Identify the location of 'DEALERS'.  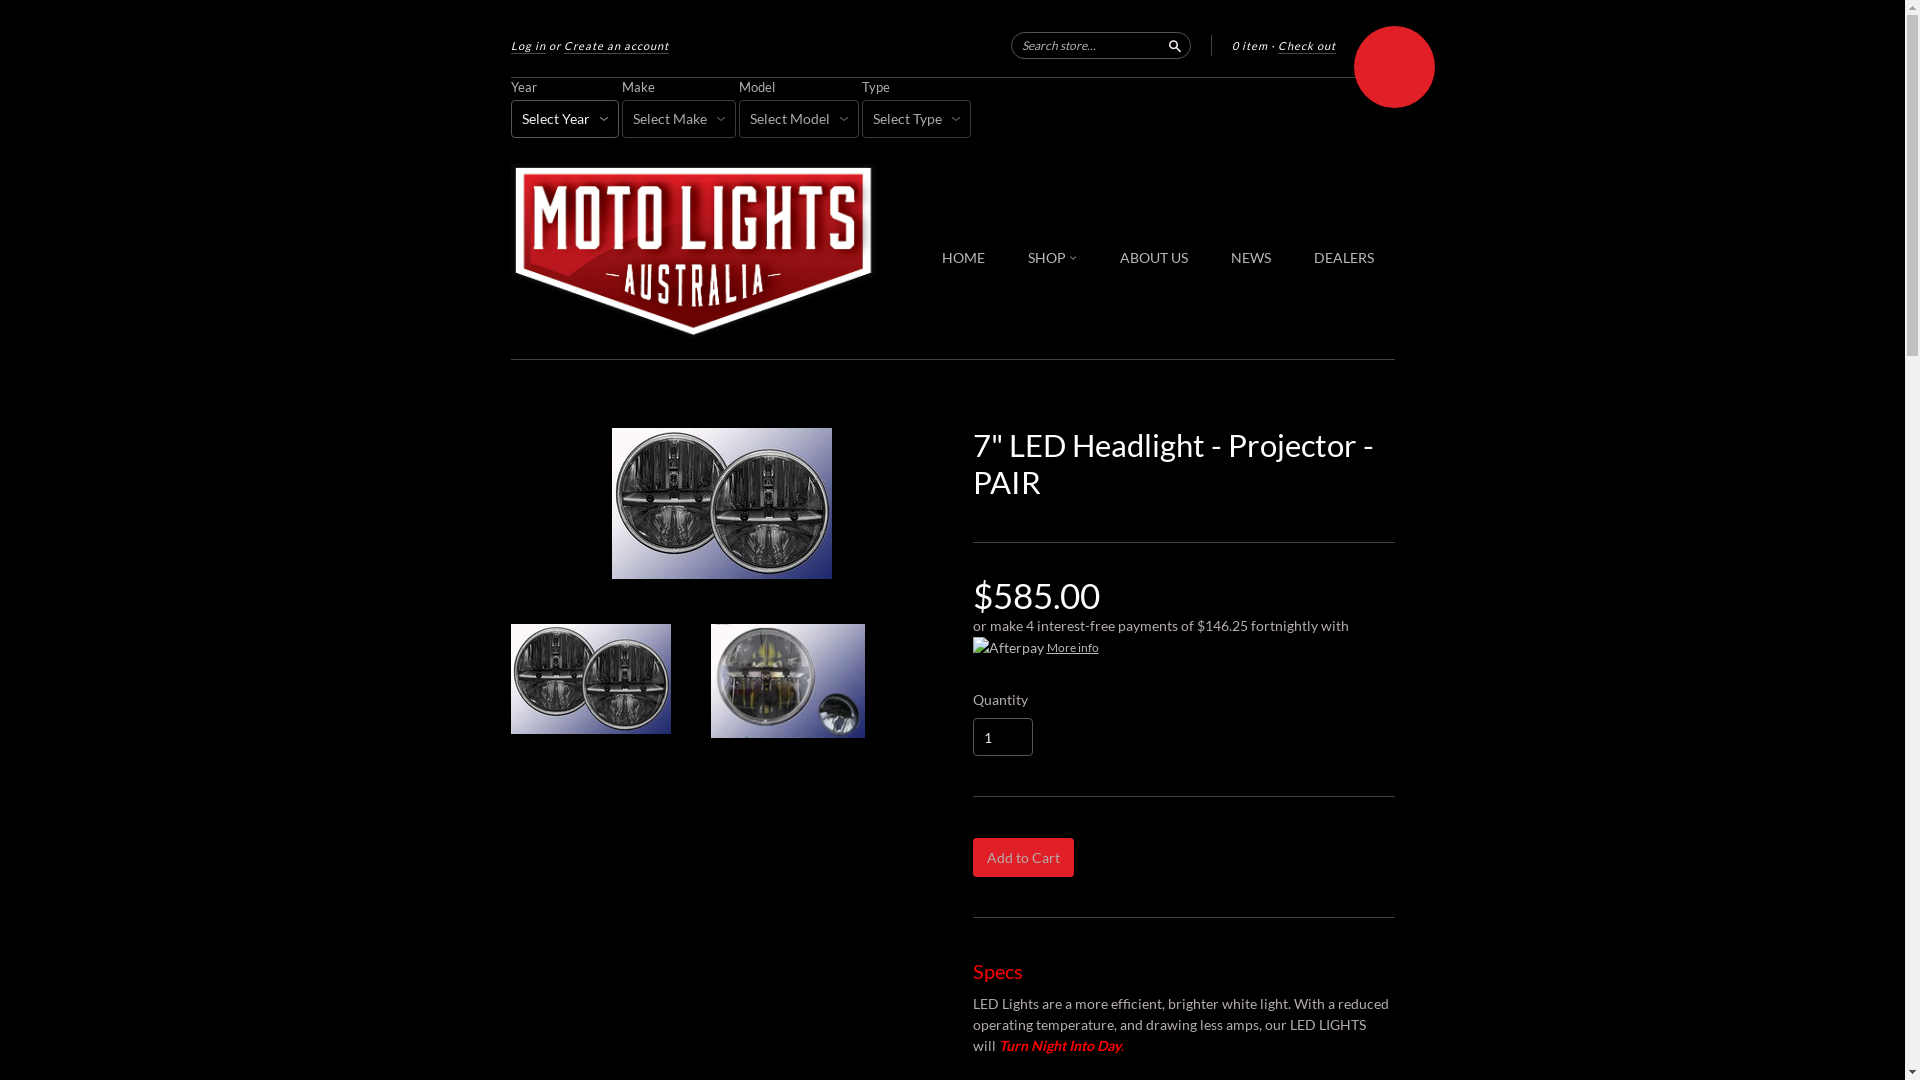
(1314, 256).